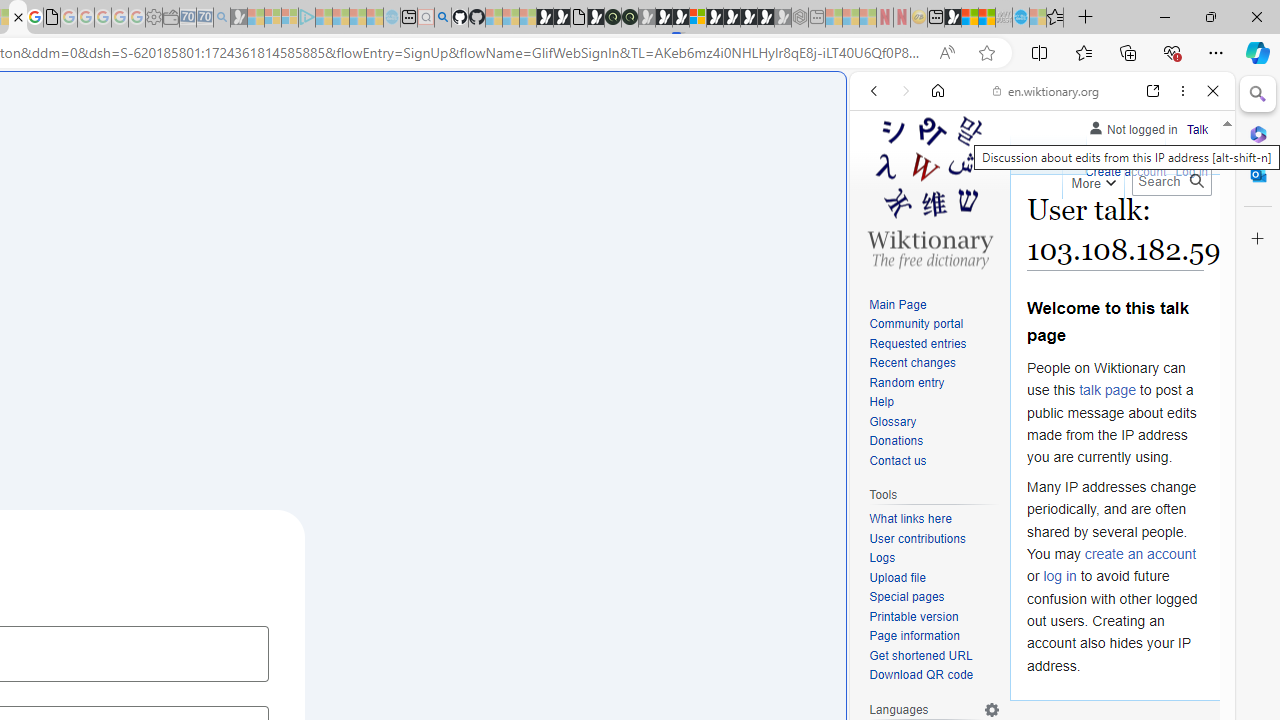 The image size is (1280, 720). Describe the element at coordinates (912, 615) in the screenshot. I see `'Printable version'` at that location.